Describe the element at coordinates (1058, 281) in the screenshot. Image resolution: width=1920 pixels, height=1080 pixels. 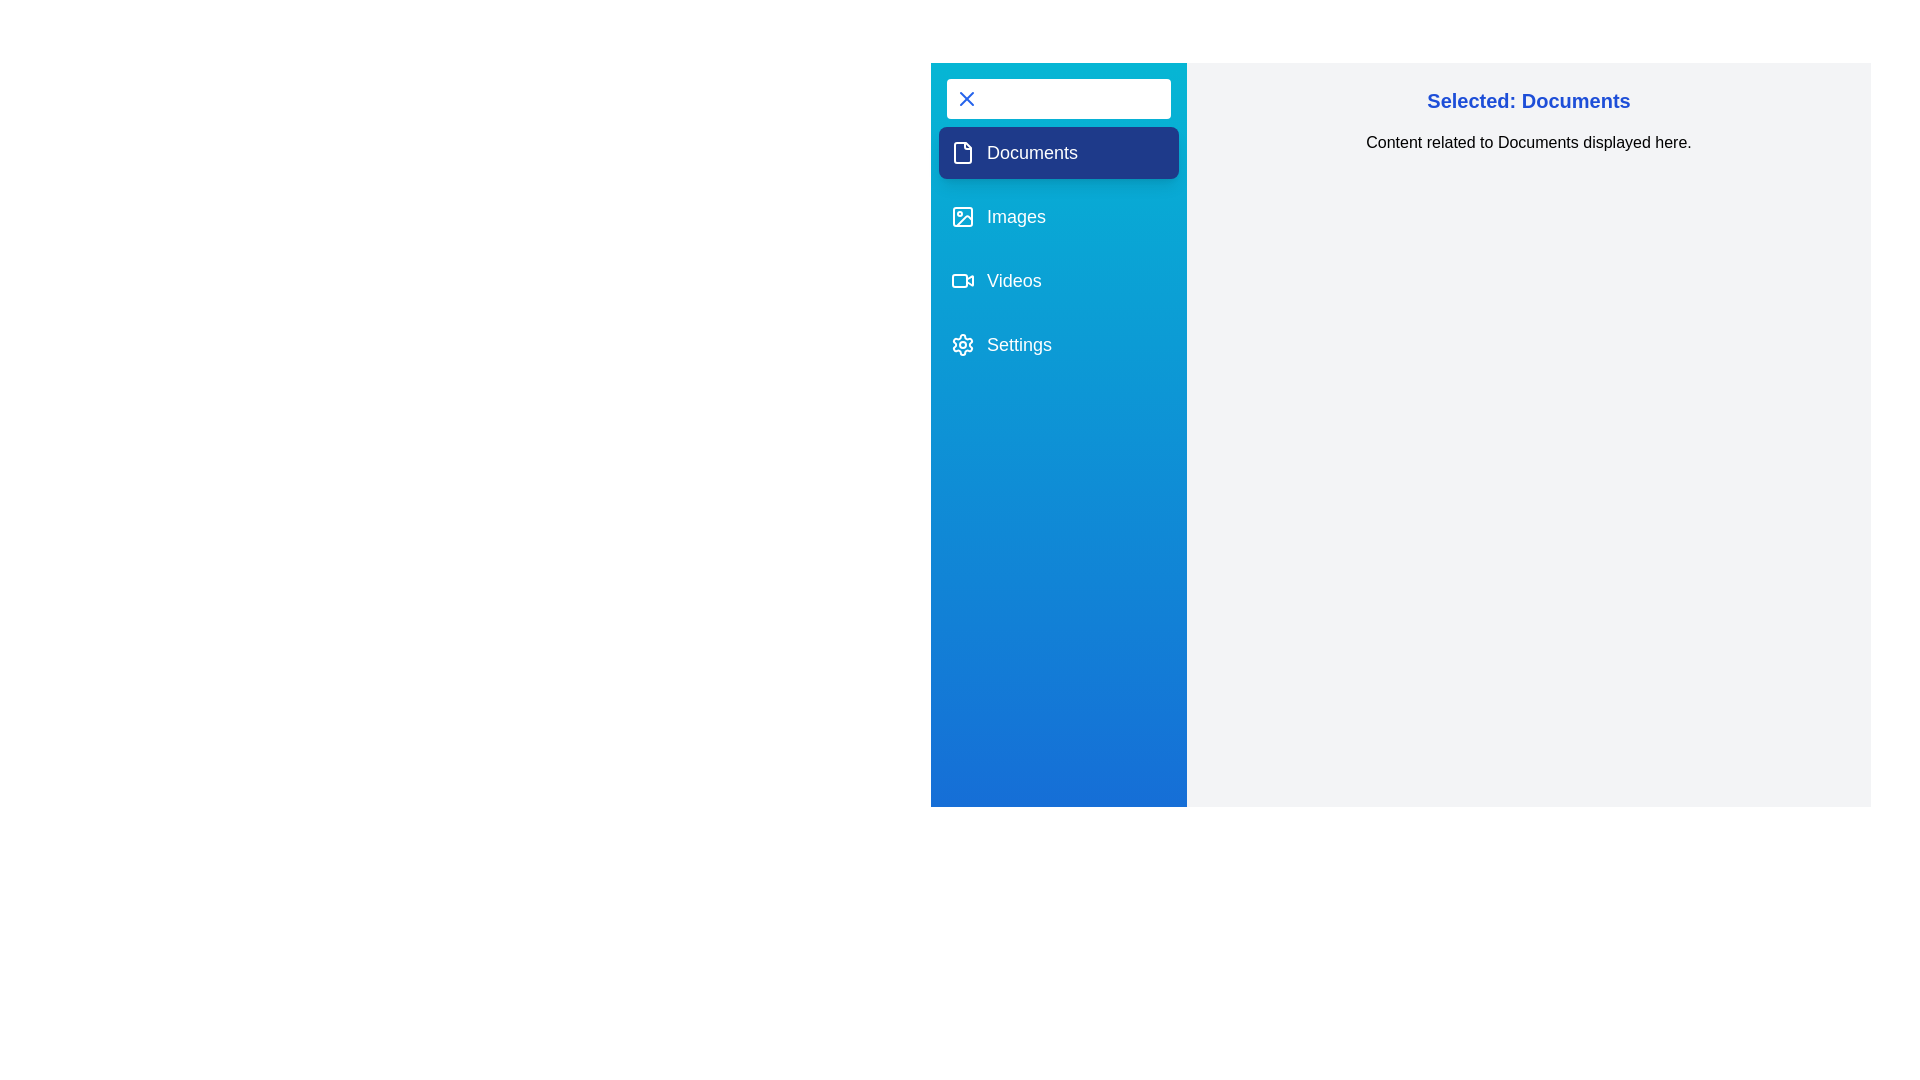
I see `the tab Videos from the MultimediaDrawer component` at that location.